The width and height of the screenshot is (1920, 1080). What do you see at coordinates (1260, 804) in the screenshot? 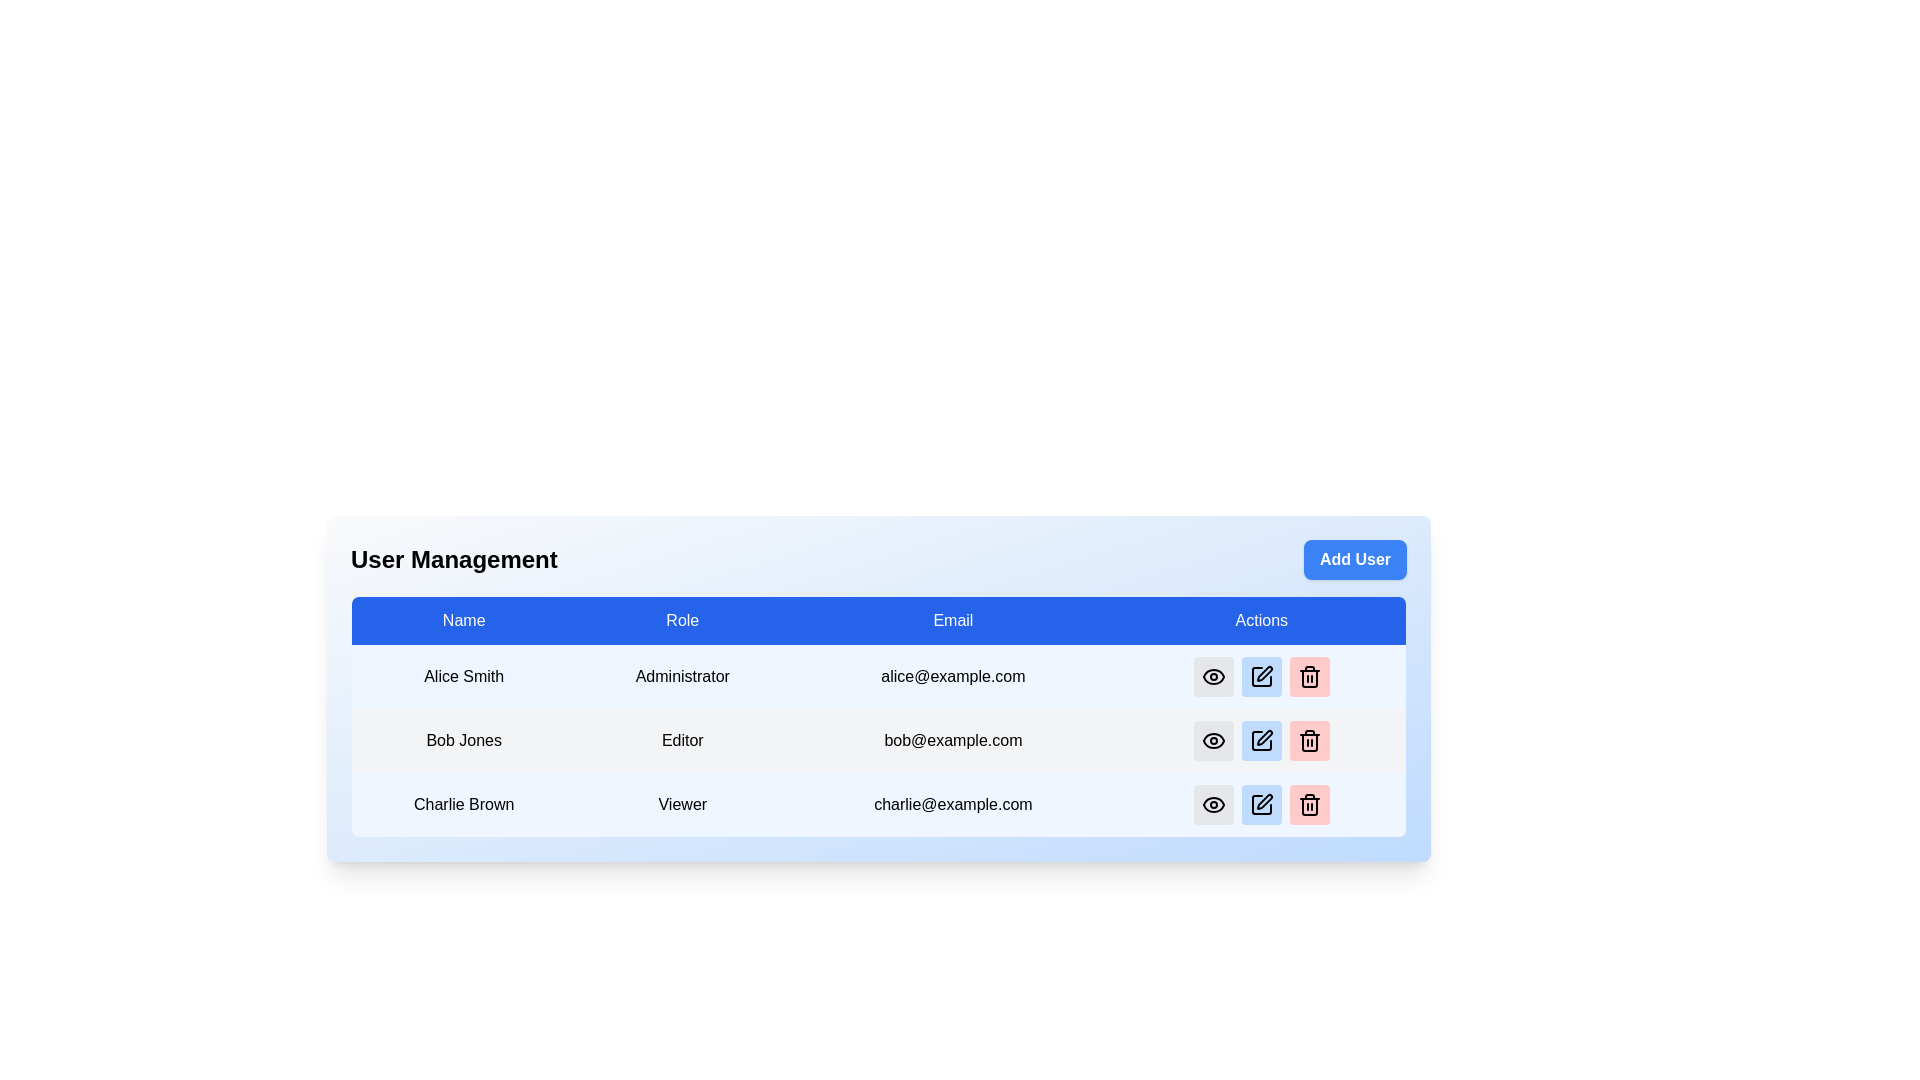
I see `the second action button with a blue background and a pencil icon` at bounding box center [1260, 804].